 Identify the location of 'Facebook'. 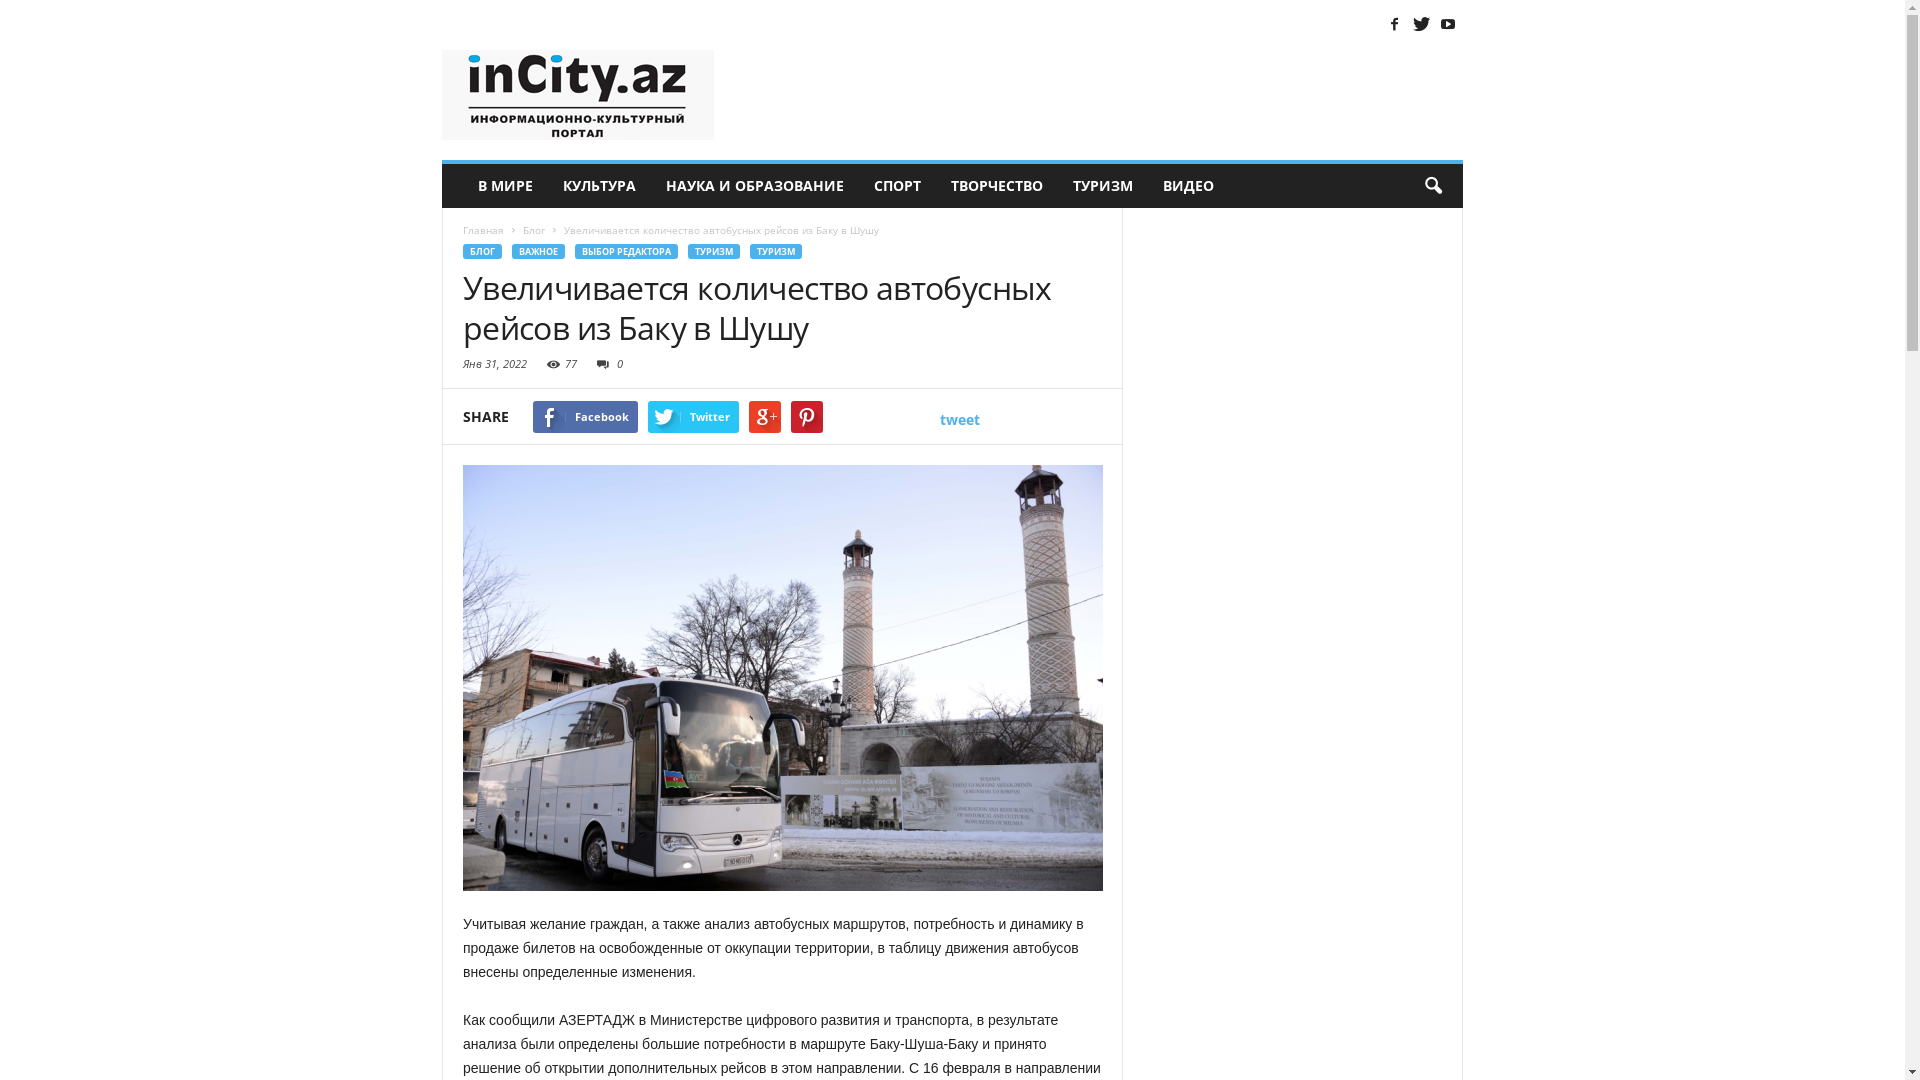
(584, 415).